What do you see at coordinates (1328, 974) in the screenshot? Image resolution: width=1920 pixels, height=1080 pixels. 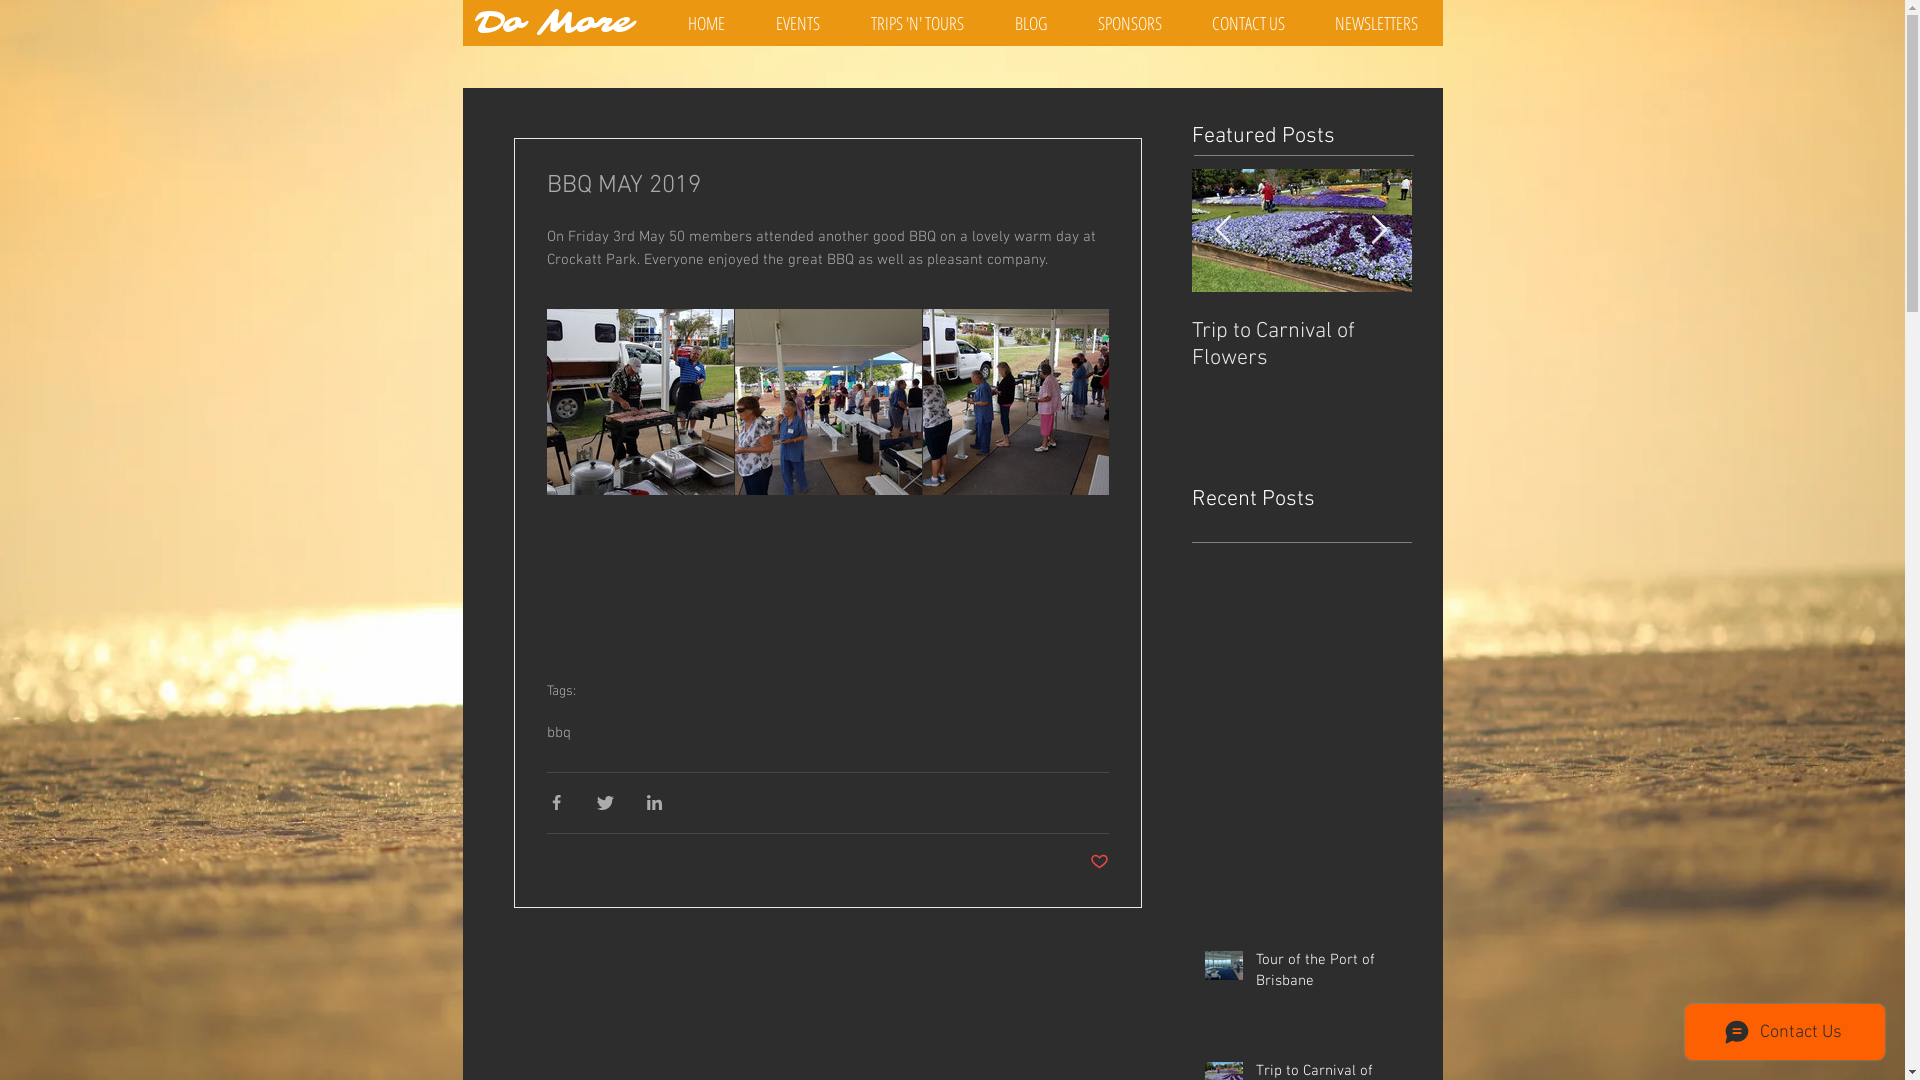 I see `'Tour of the Port of Brisbane'` at bounding box center [1328, 974].